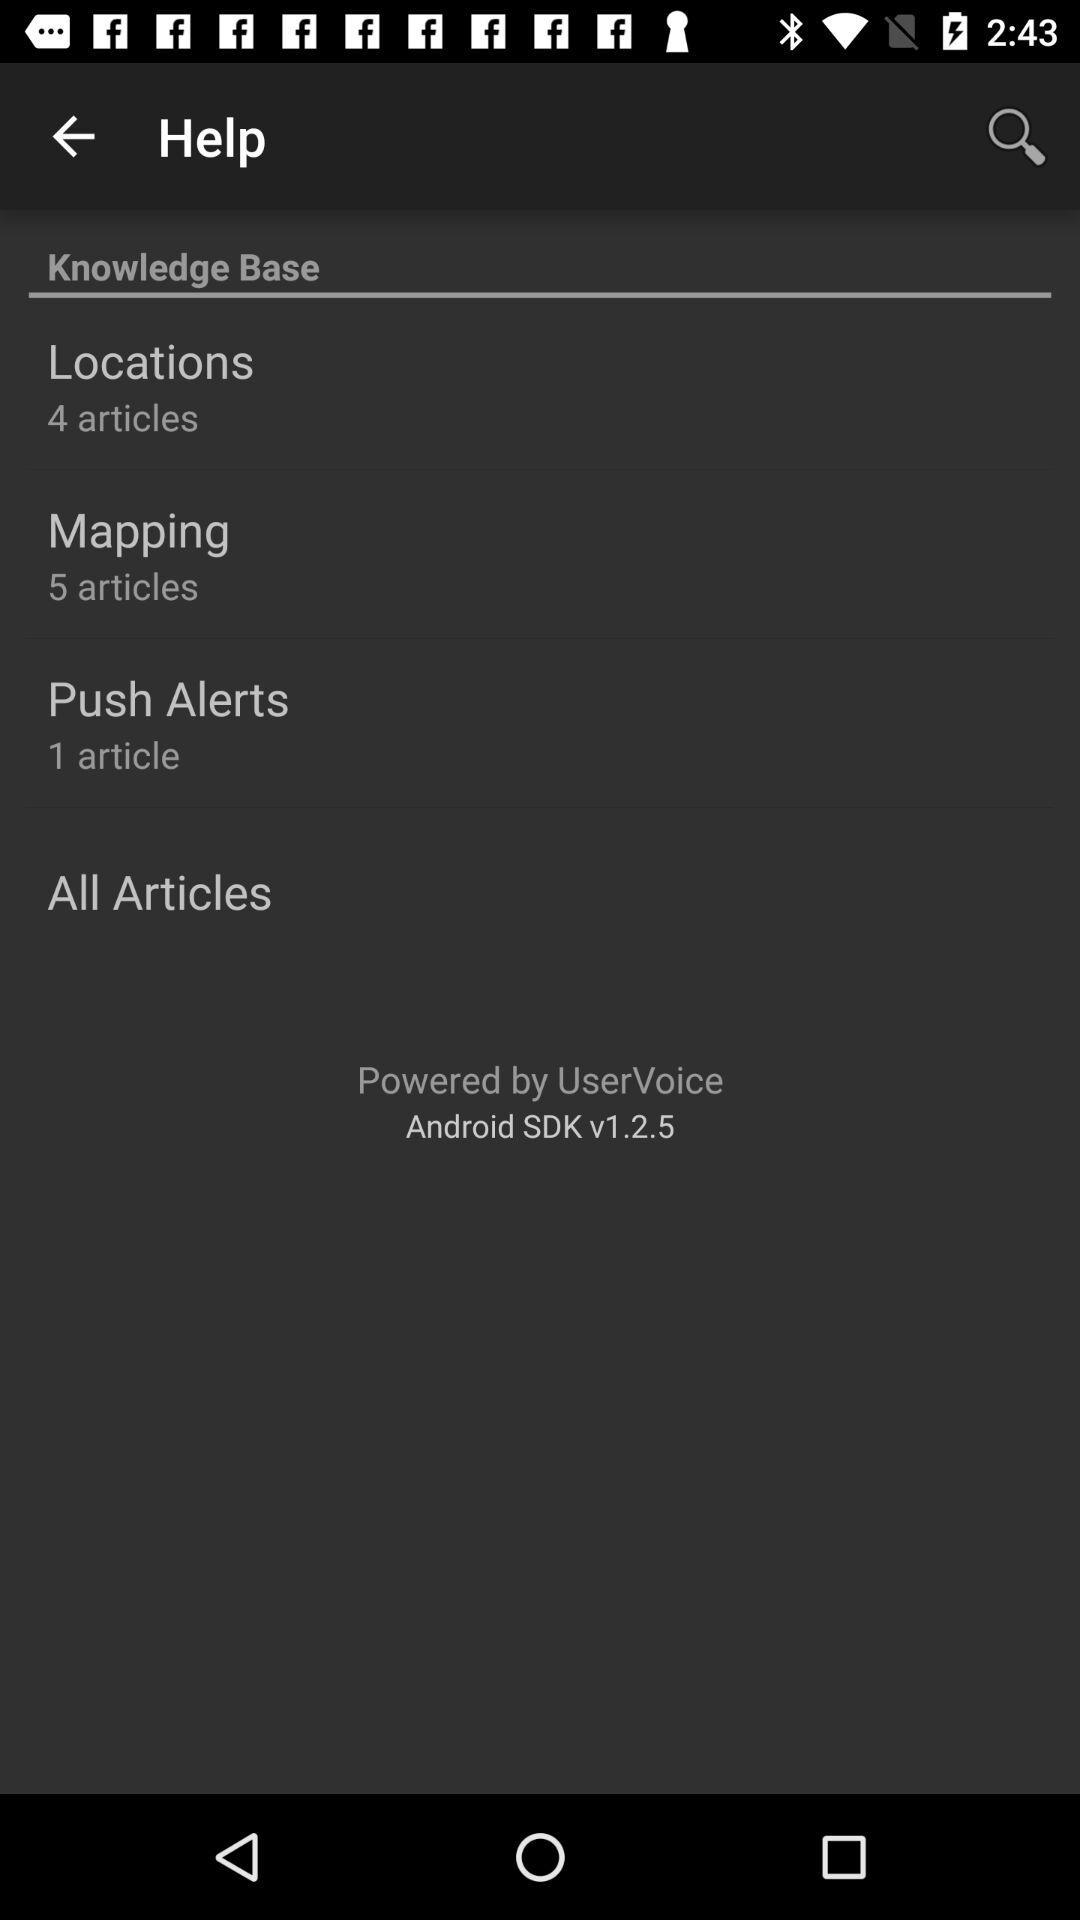 Image resolution: width=1080 pixels, height=1920 pixels. What do you see at coordinates (1017, 135) in the screenshot?
I see `the item above the knowledge base item` at bounding box center [1017, 135].